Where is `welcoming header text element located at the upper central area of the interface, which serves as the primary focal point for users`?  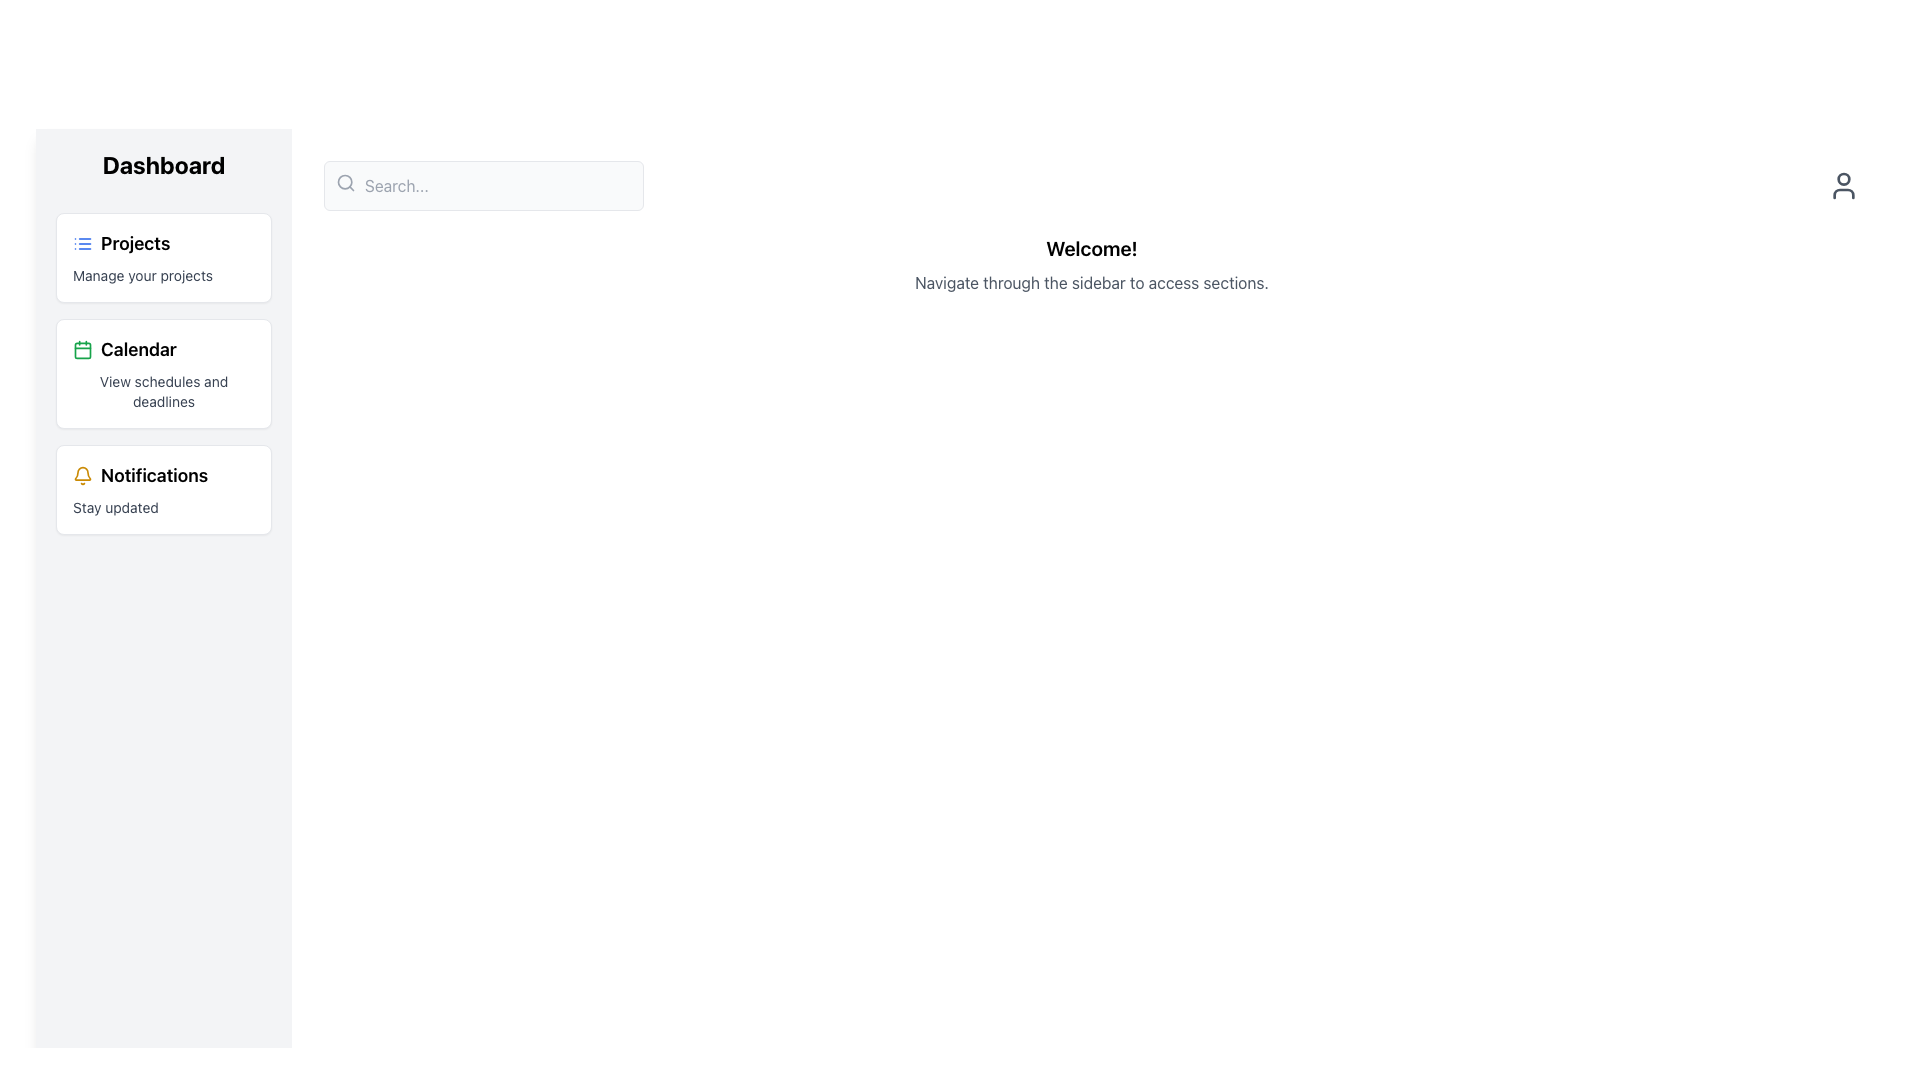 welcoming header text element located at the upper central area of the interface, which serves as the primary focal point for users is located at coordinates (1090, 248).